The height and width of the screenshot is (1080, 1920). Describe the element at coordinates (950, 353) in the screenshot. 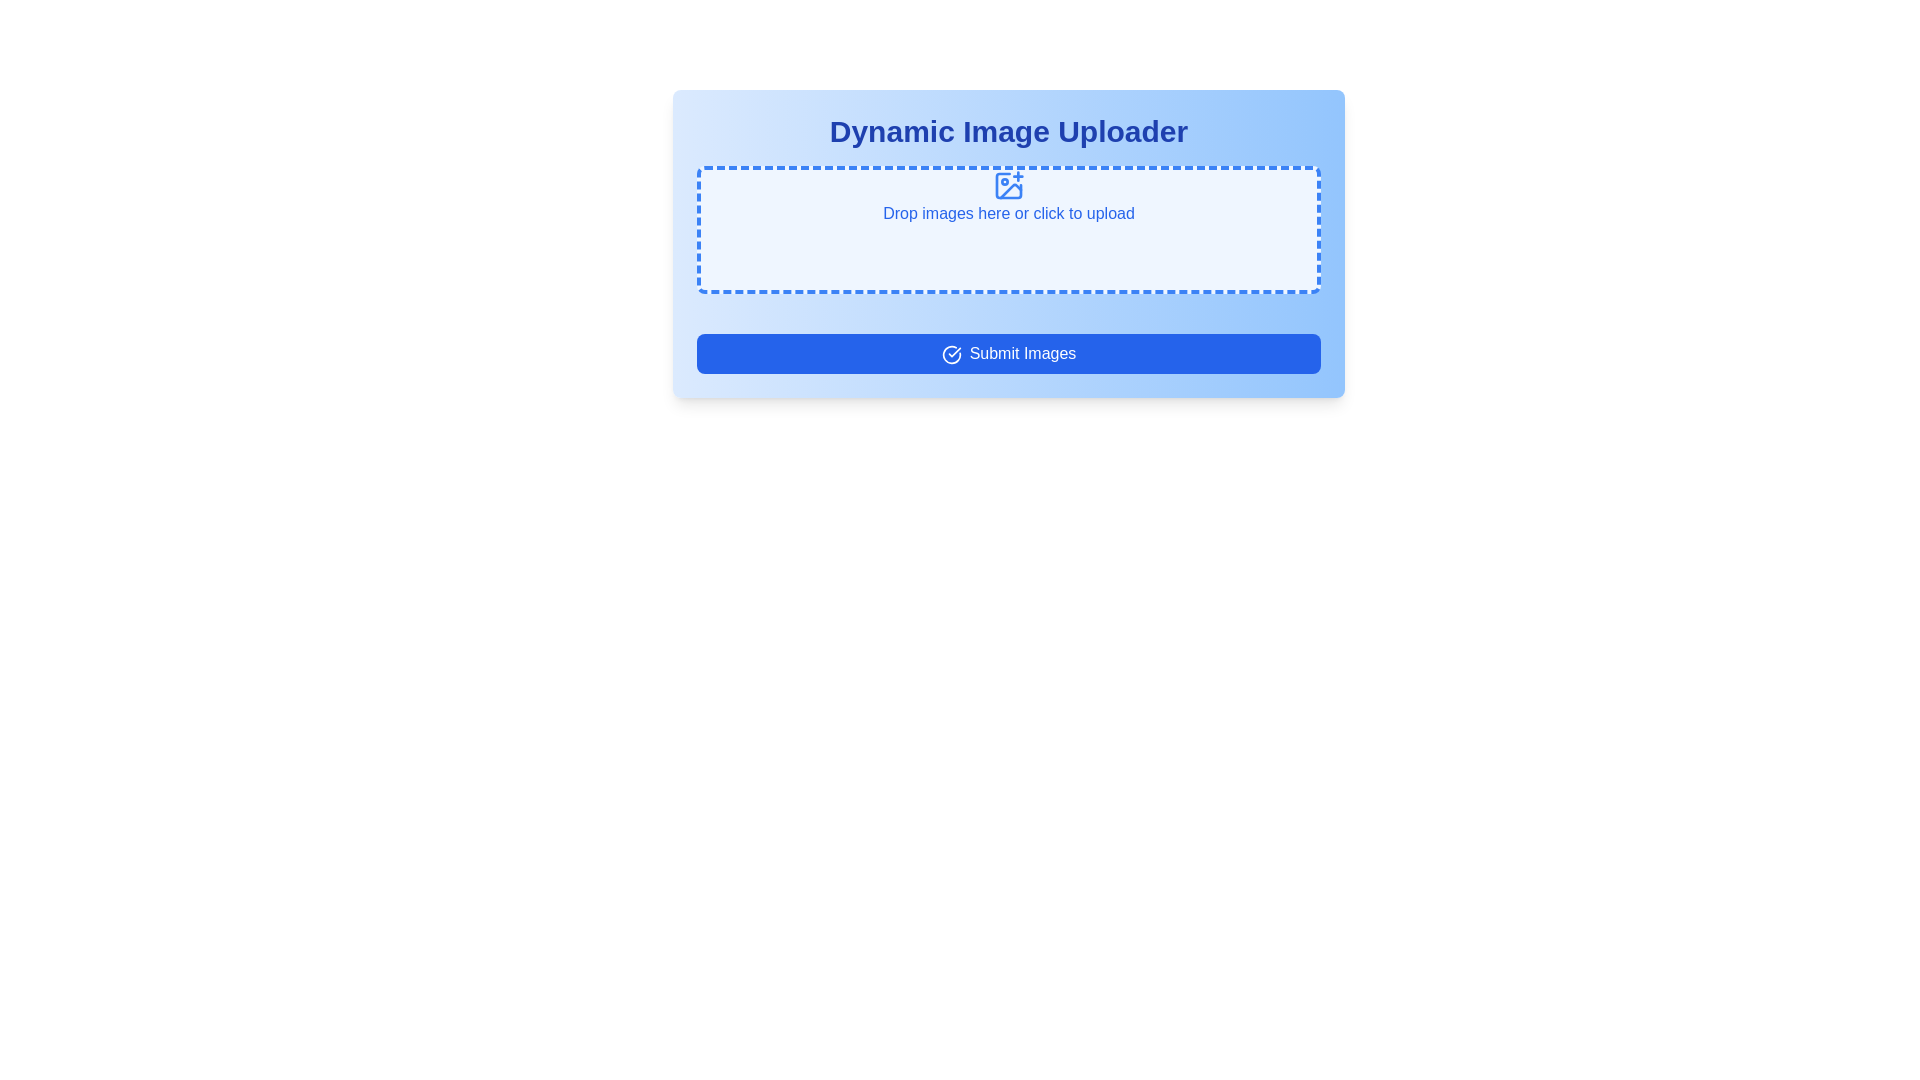

I see `the circular checkmark icon located to the left of the 'Submit Images' button, which is centered at the bottom of the form` at that location.